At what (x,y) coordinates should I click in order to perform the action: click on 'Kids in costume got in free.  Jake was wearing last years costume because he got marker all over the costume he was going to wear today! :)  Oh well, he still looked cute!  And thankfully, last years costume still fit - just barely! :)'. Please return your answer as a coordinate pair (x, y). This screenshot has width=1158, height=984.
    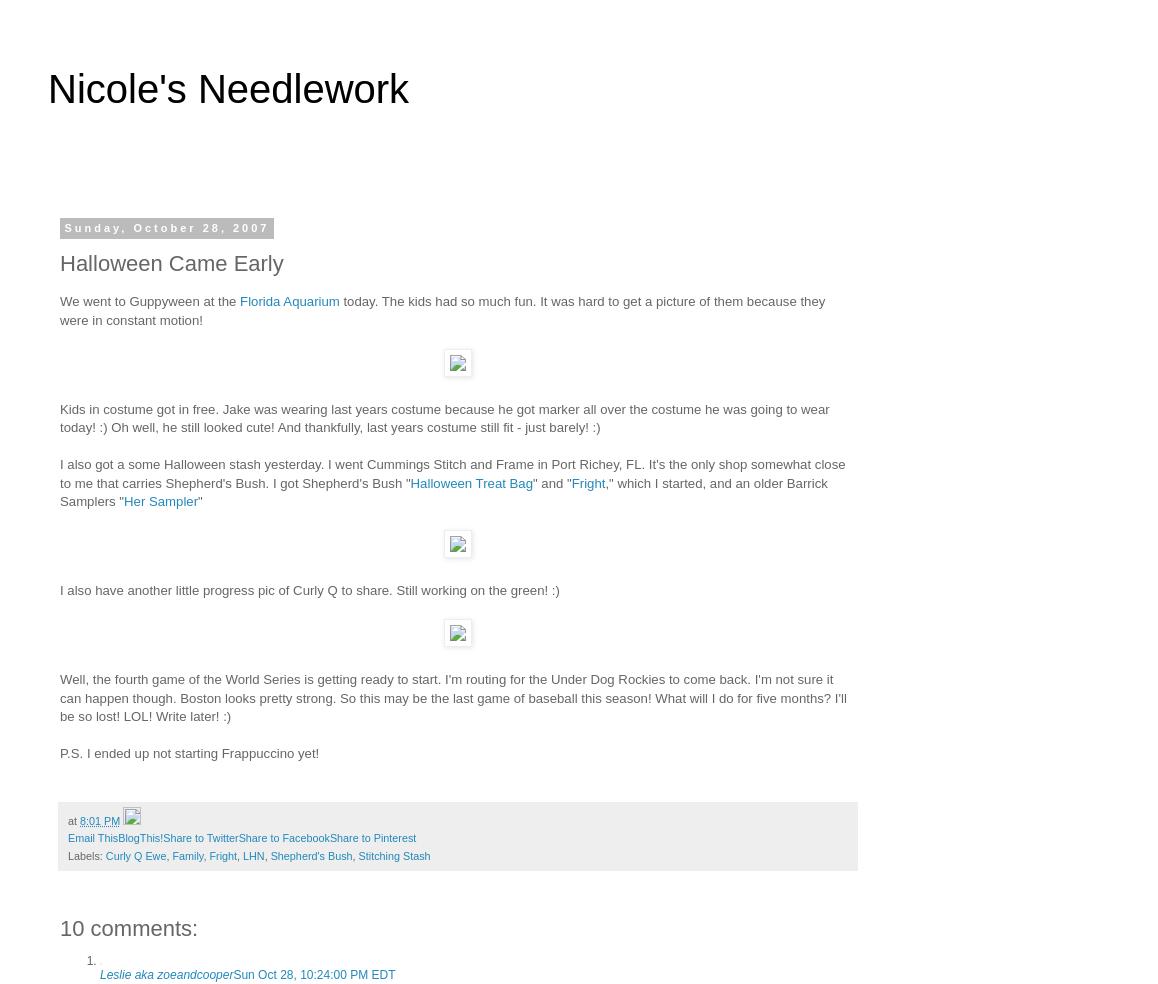
    Looking at the image, I should click on (59, 418).